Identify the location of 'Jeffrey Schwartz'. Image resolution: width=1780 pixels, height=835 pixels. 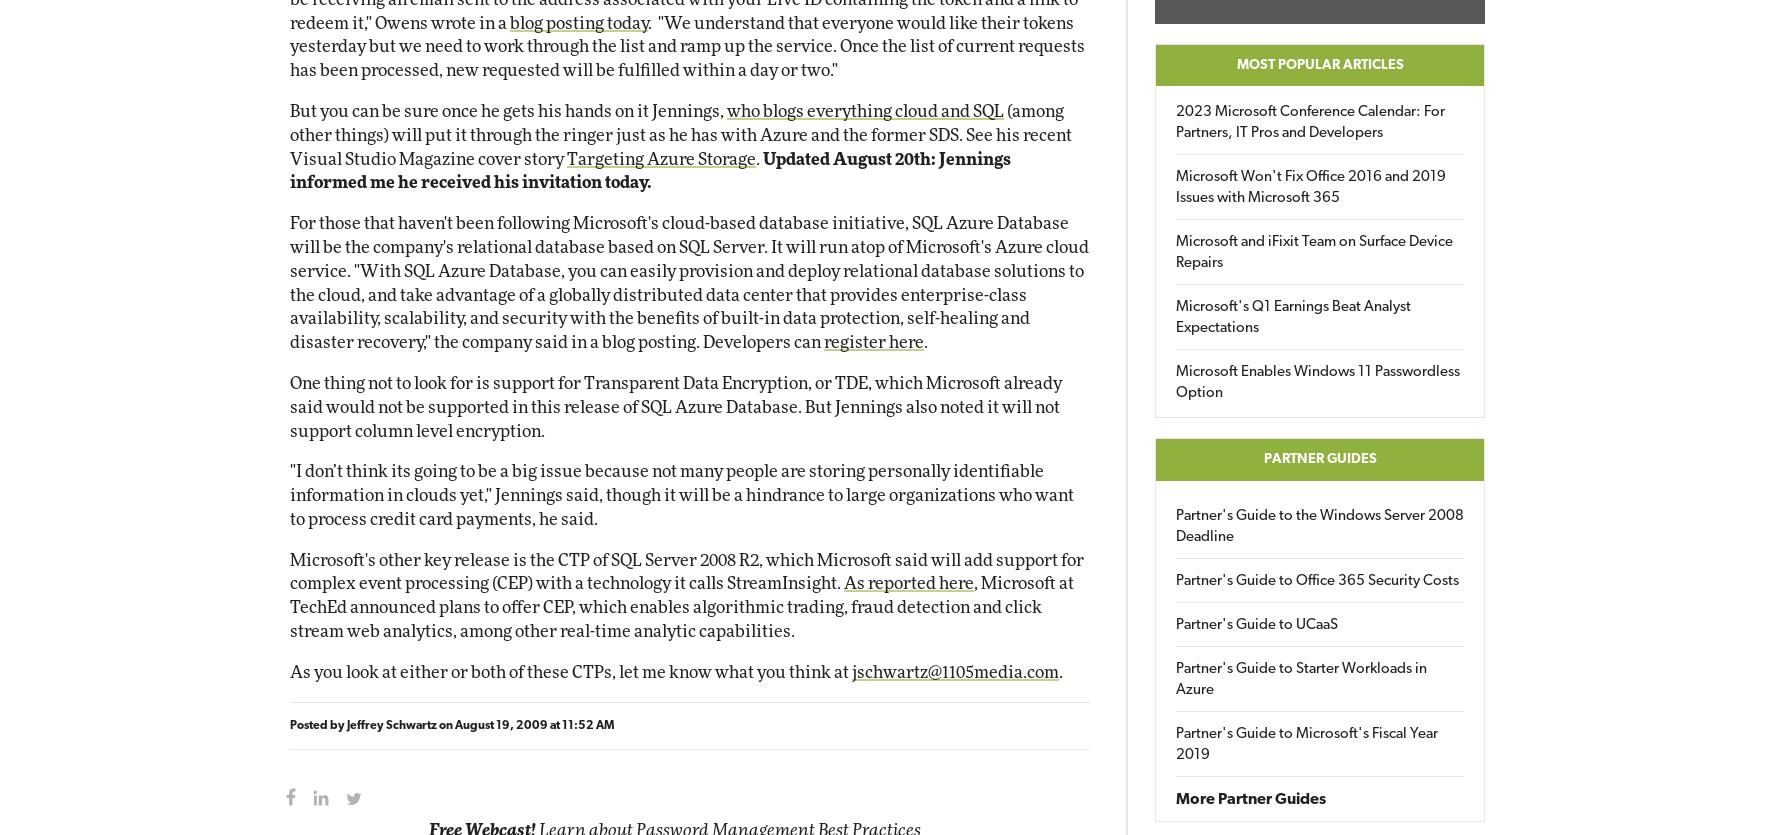
(390, 725).